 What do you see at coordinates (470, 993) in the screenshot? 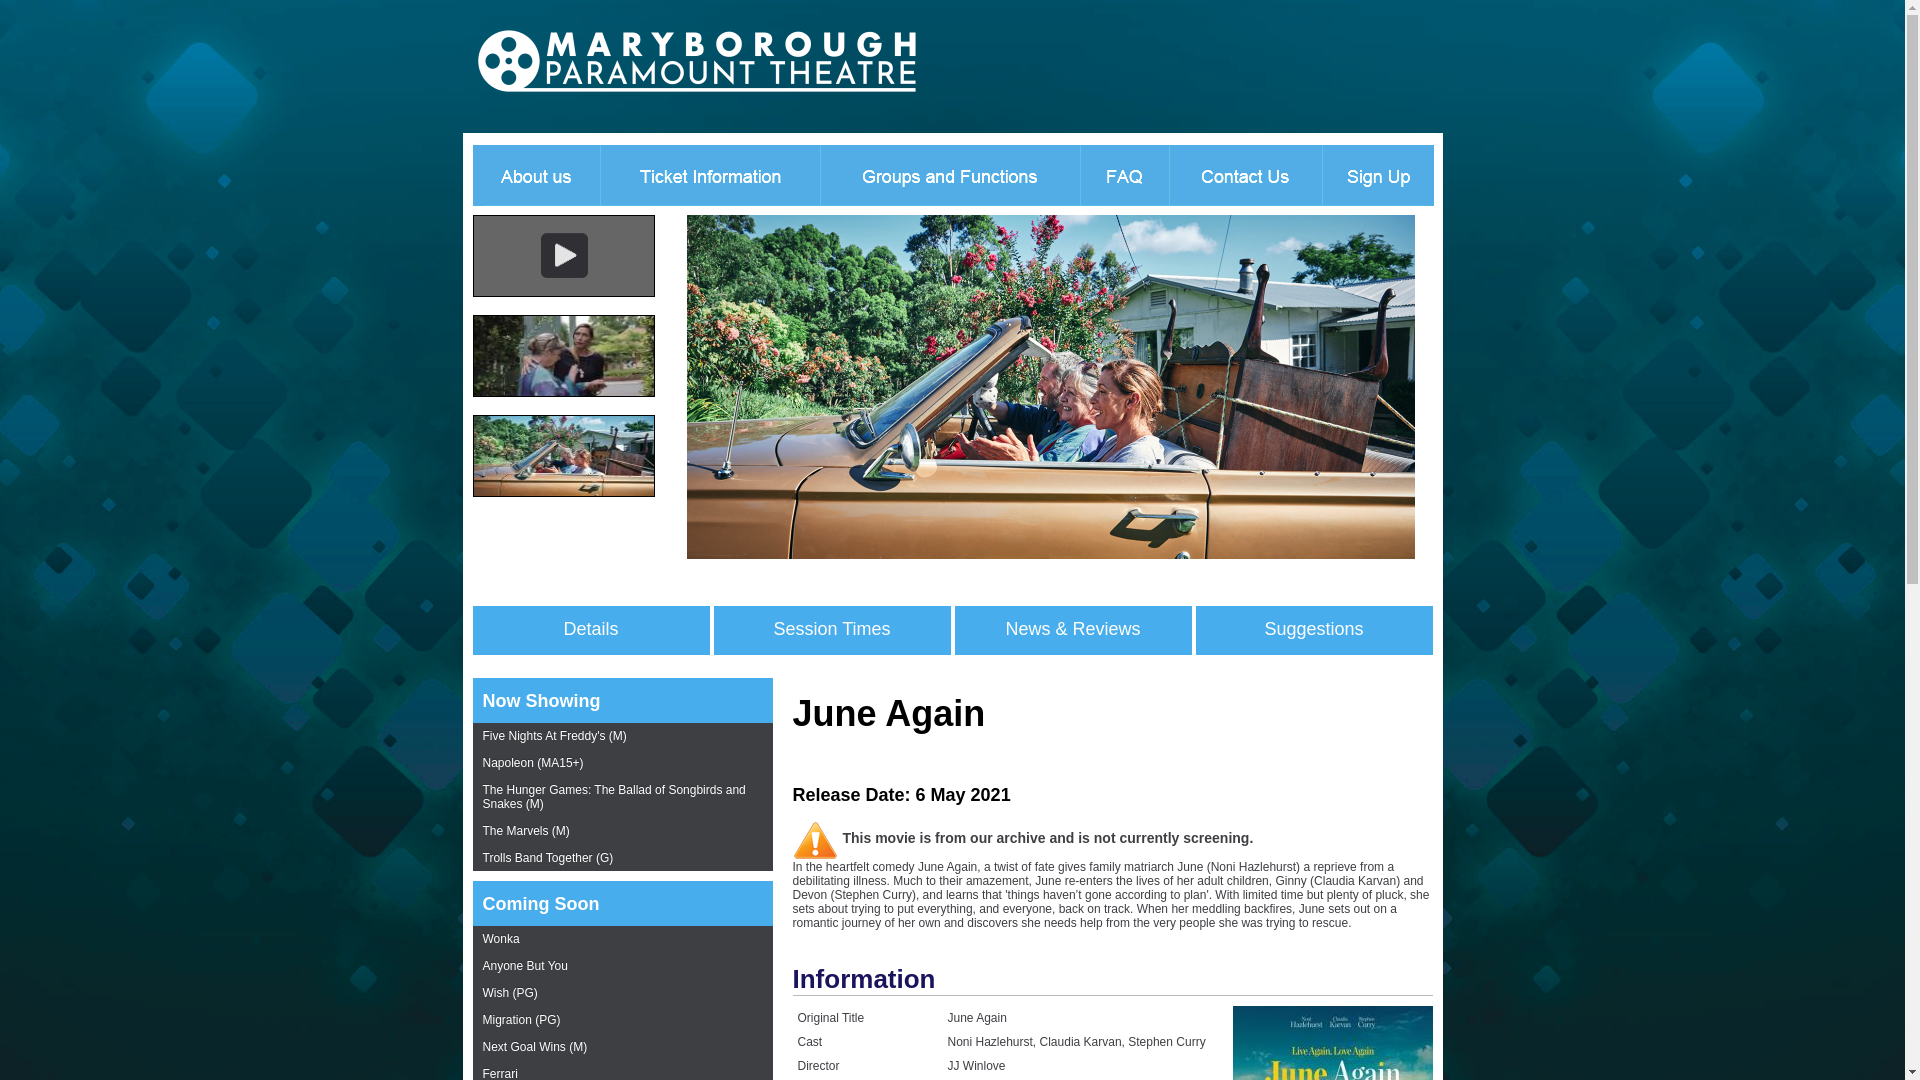
I see `'Wish (PG)'` at bounding box center [470, 993].